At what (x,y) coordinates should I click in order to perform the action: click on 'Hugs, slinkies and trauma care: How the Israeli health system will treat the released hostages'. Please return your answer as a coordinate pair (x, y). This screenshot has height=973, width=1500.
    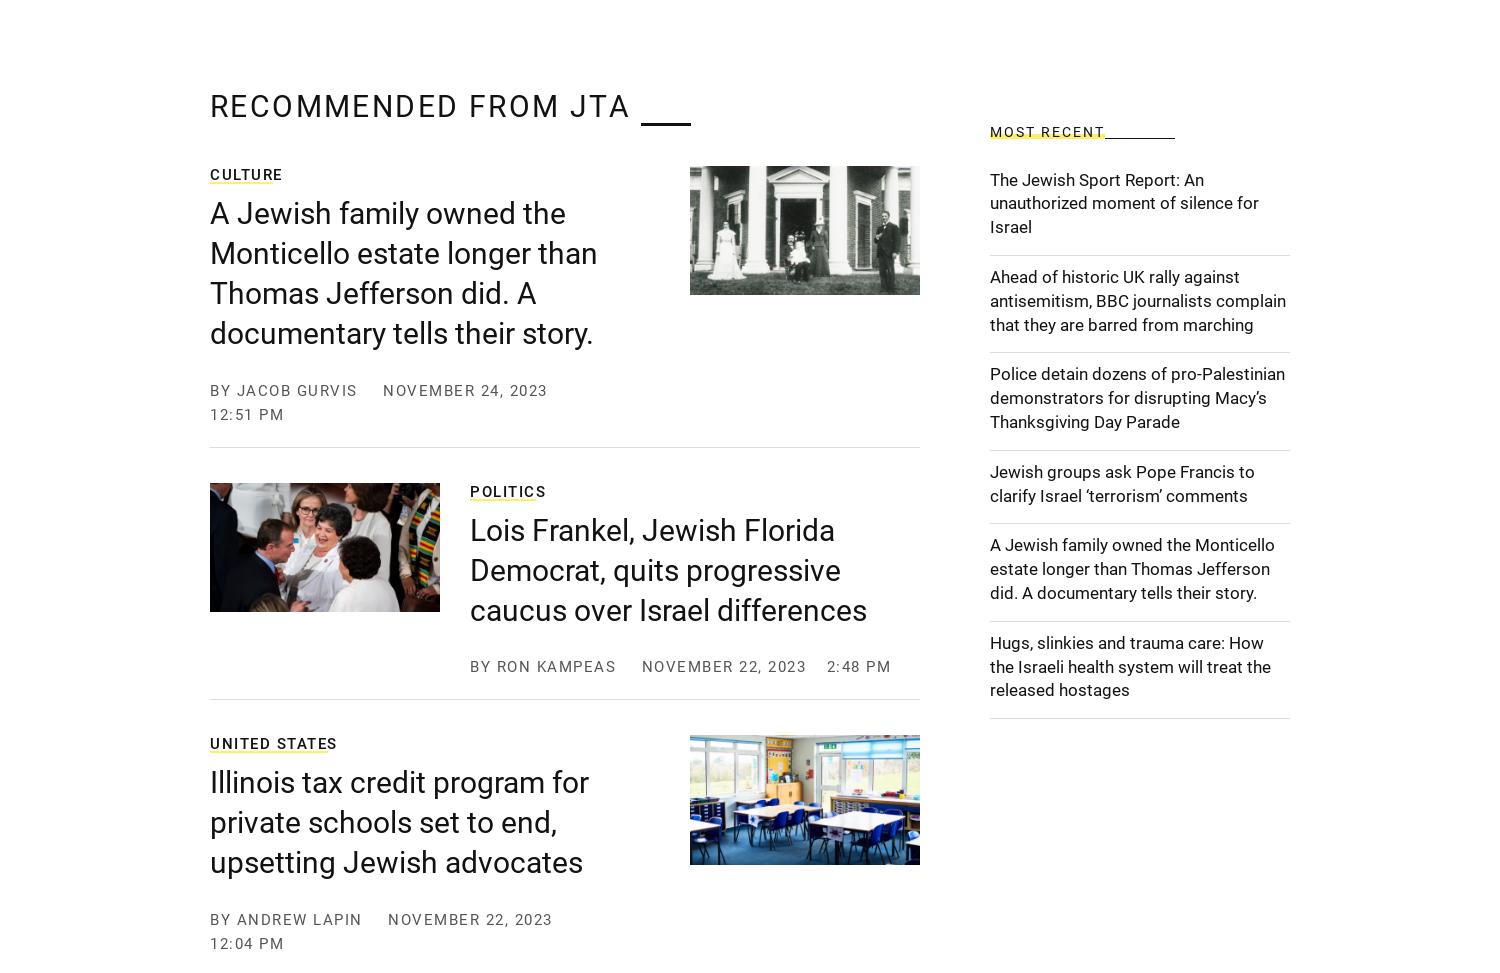
    Looking at the image, I should click on (1130, 665).